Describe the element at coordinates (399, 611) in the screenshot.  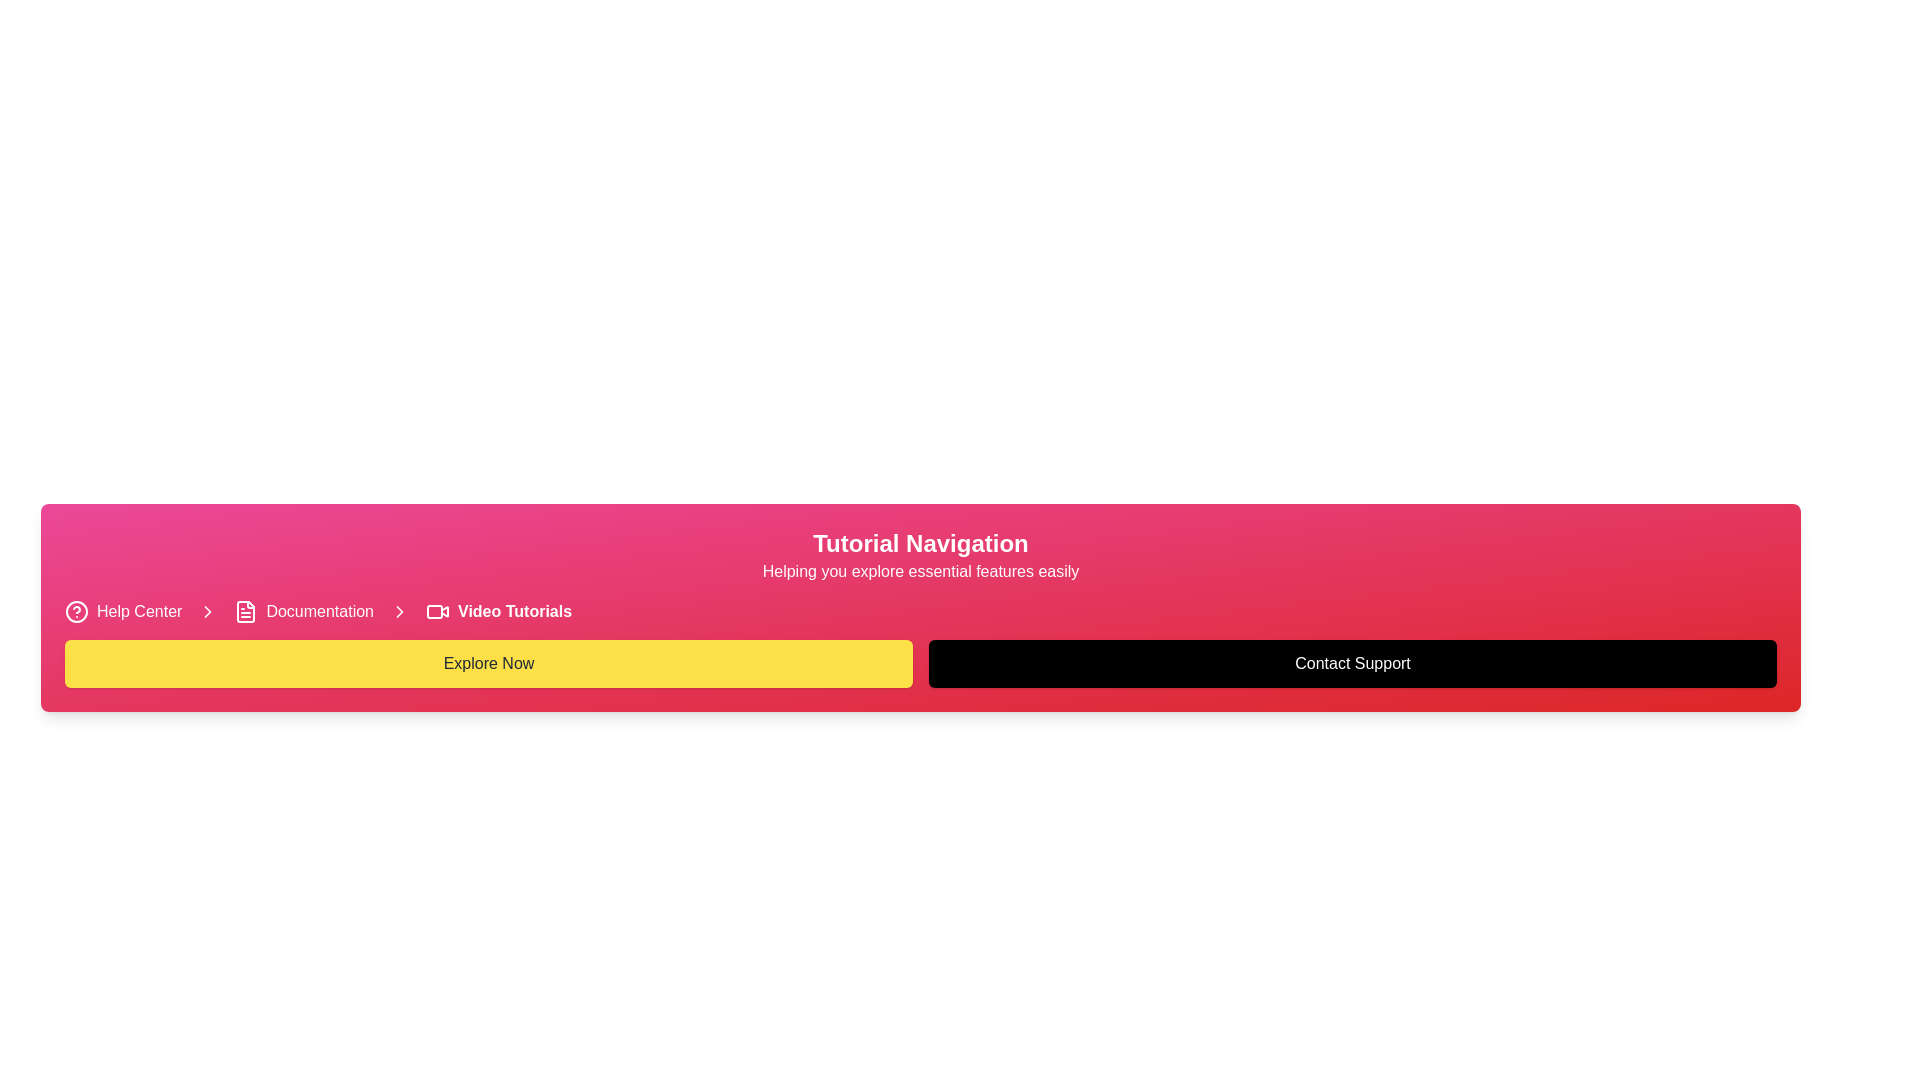
I see `the rightward-pointing arrow icon with a chevron design, which is white in color and serves as a separator between the 'Documentation' and 'Video Tutorials' links in the navigation bar` at that location.